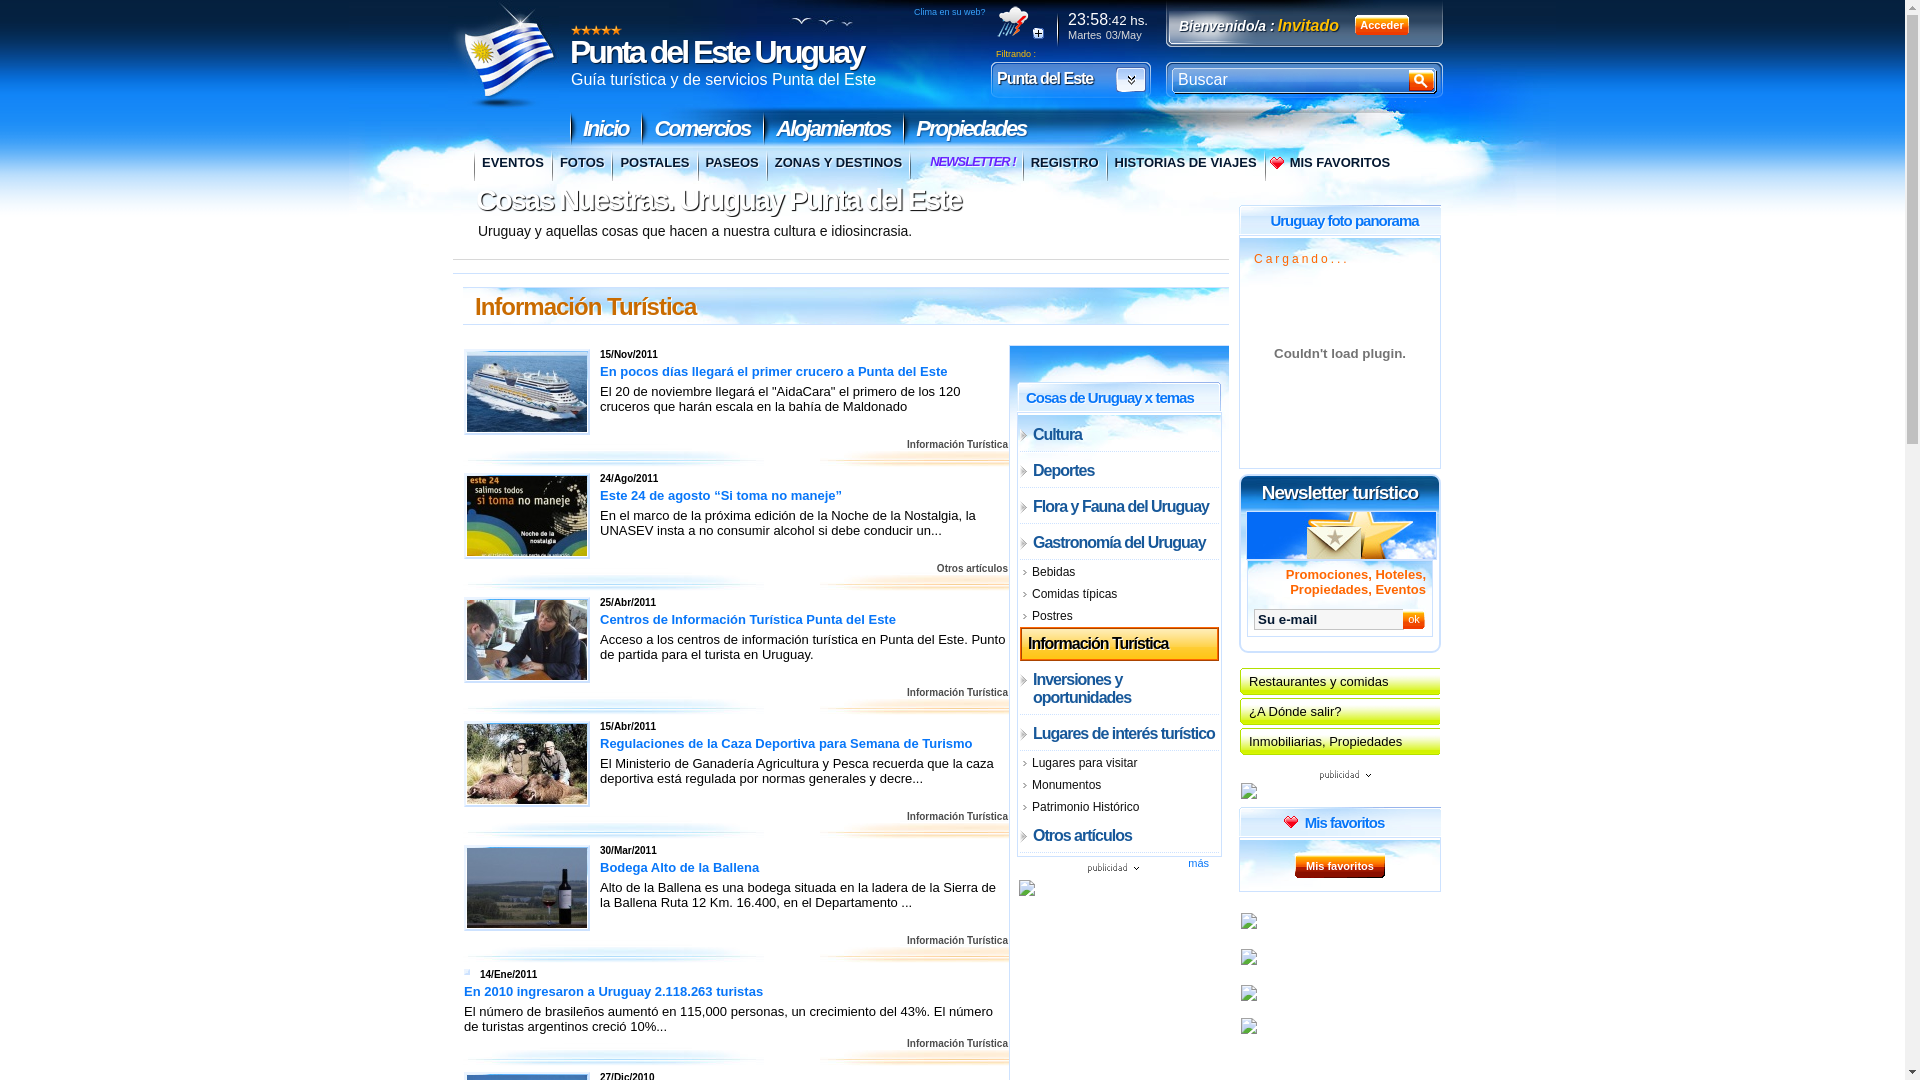  I want to click on 'Cosas de Uruguay x temas', so click(1108, 396).